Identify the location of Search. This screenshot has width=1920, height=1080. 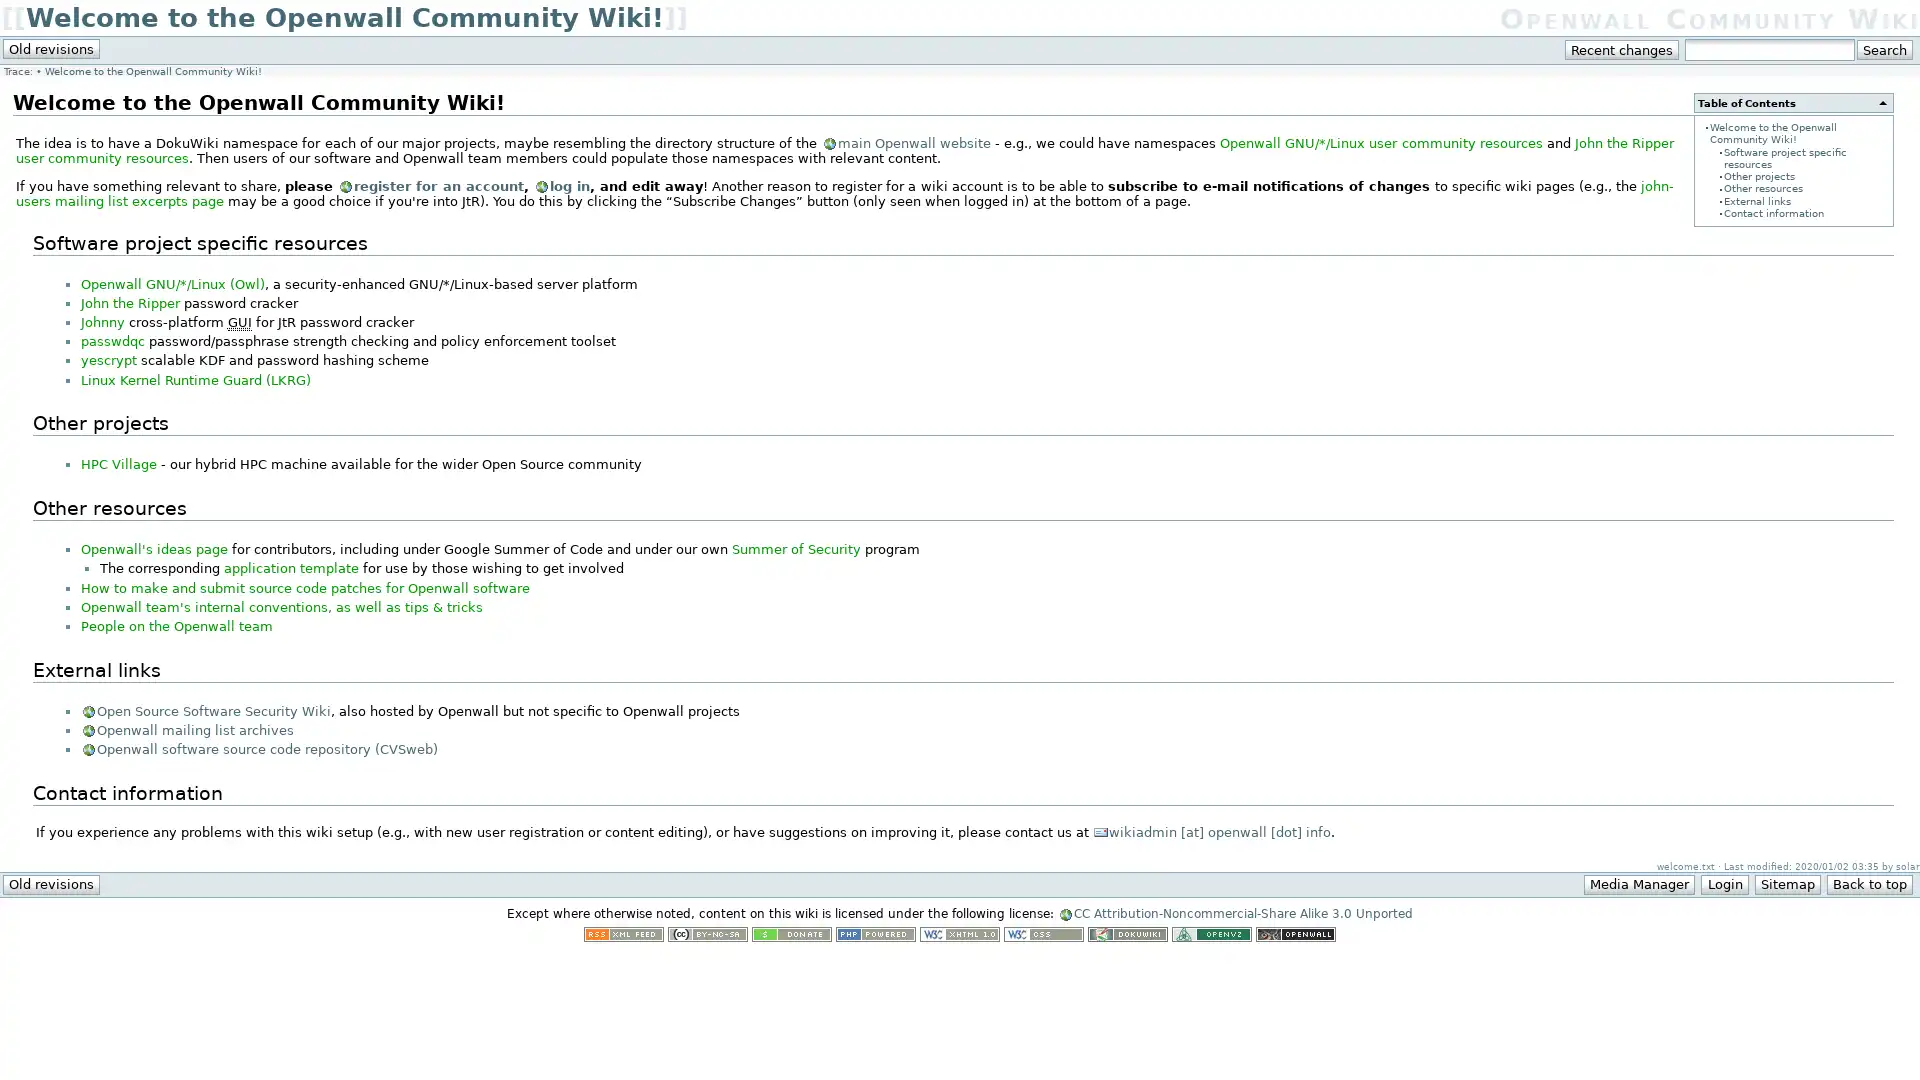
(1883, 49).